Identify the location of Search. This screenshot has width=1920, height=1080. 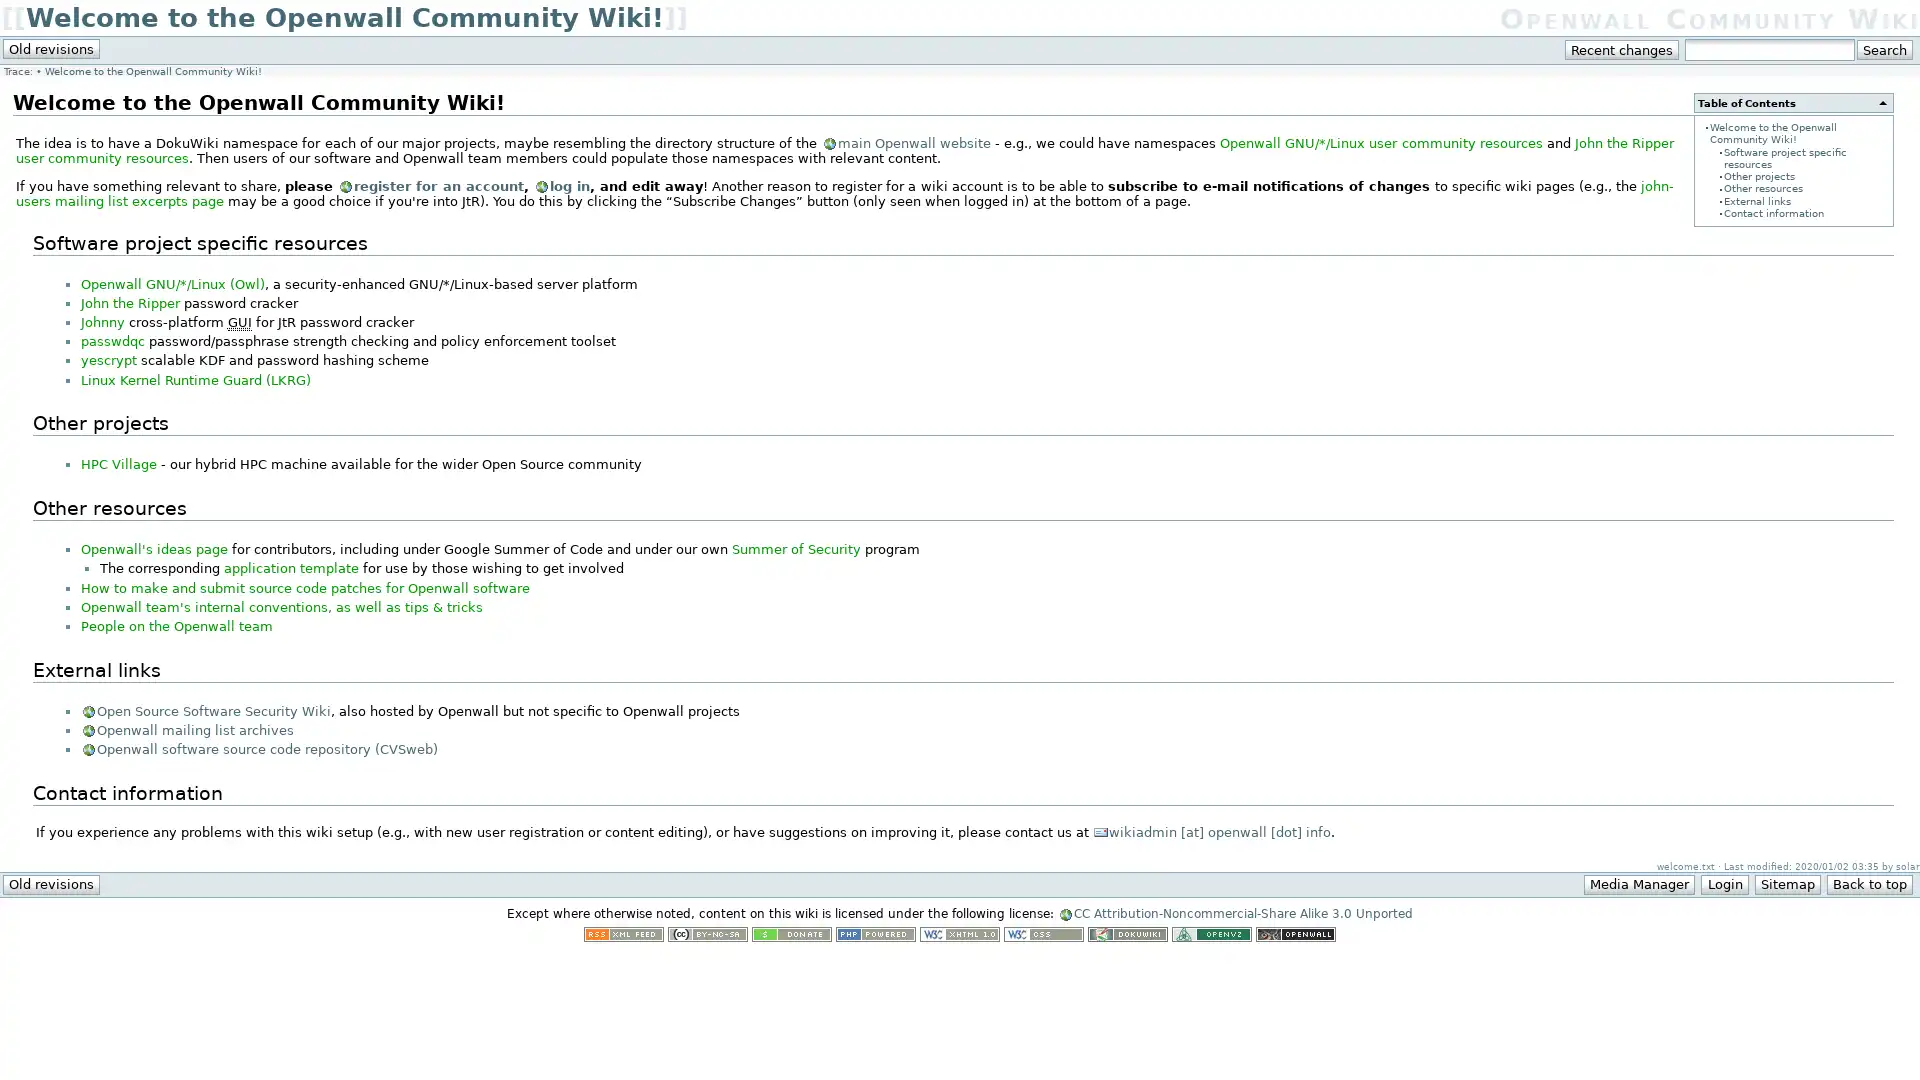
(1883, 49).